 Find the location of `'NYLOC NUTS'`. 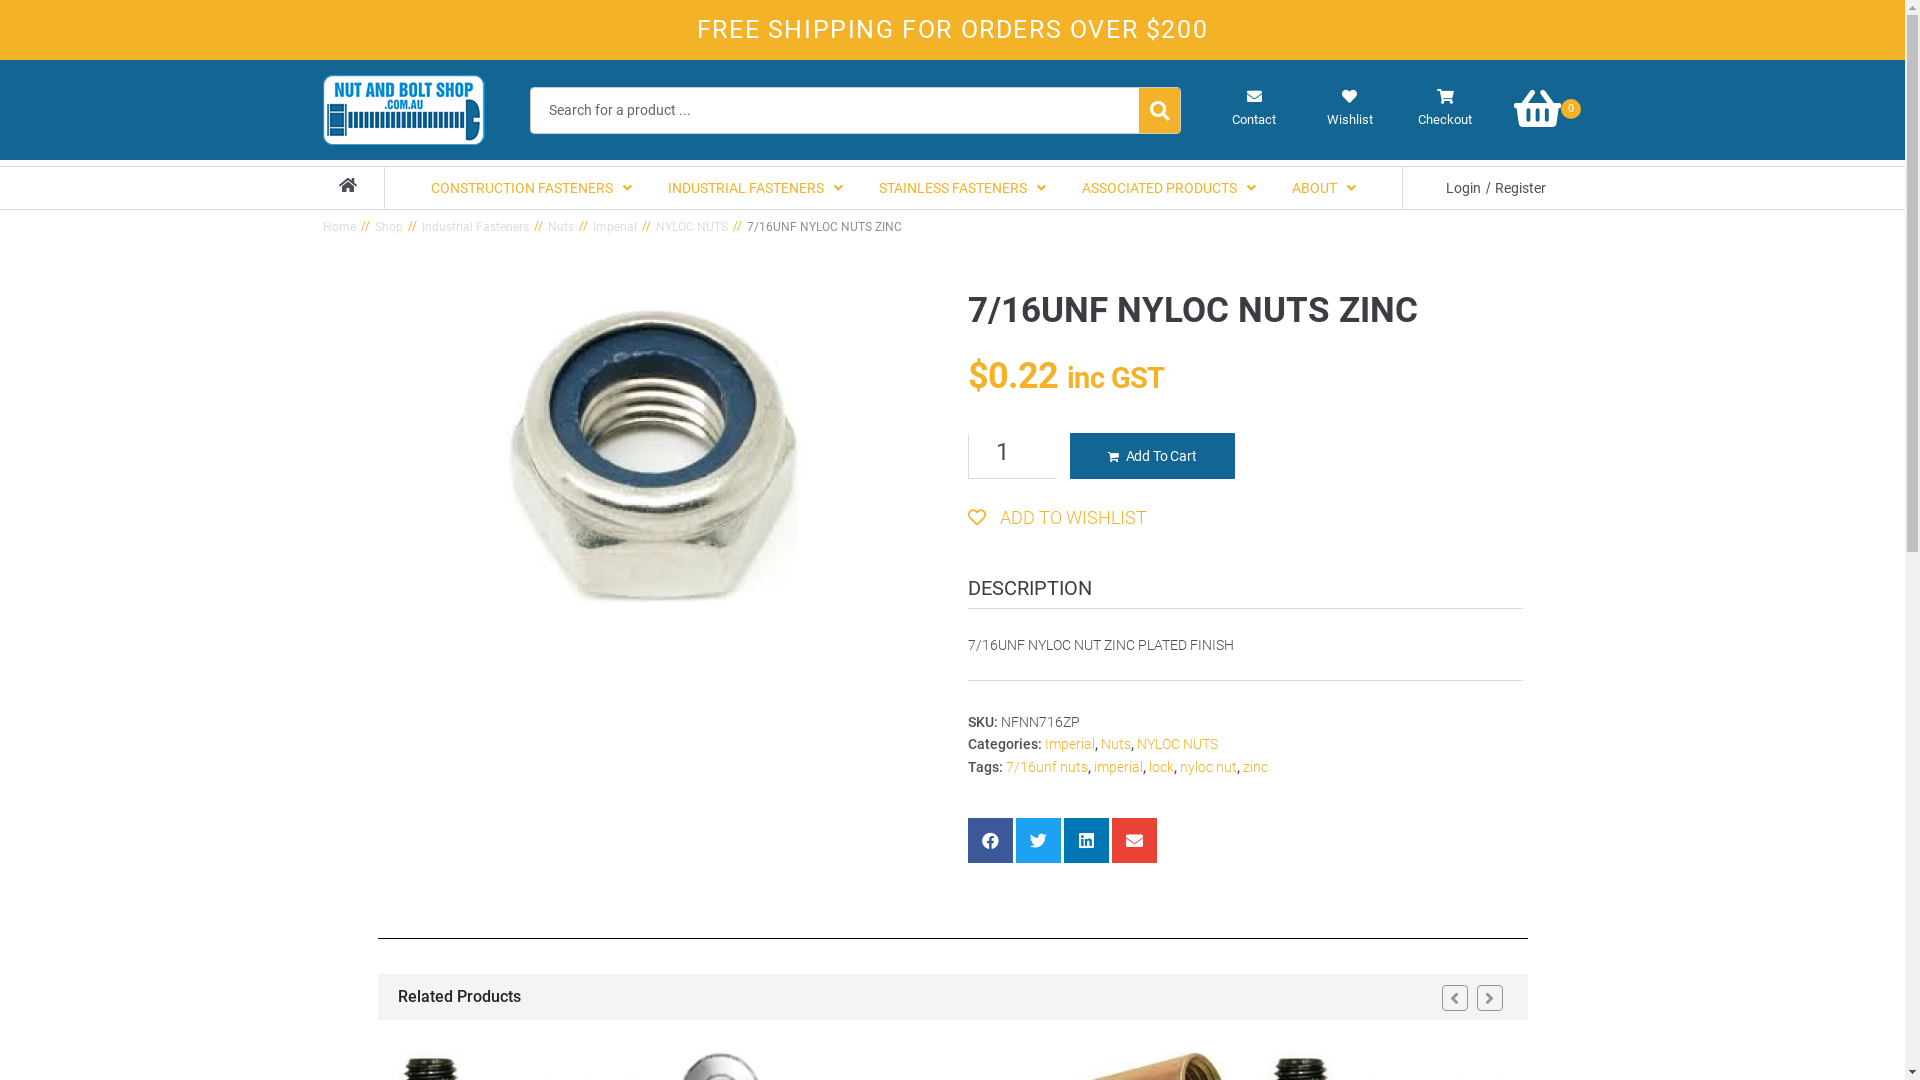

'NYLOC NUTS' is located at coordinates (1176, 744).